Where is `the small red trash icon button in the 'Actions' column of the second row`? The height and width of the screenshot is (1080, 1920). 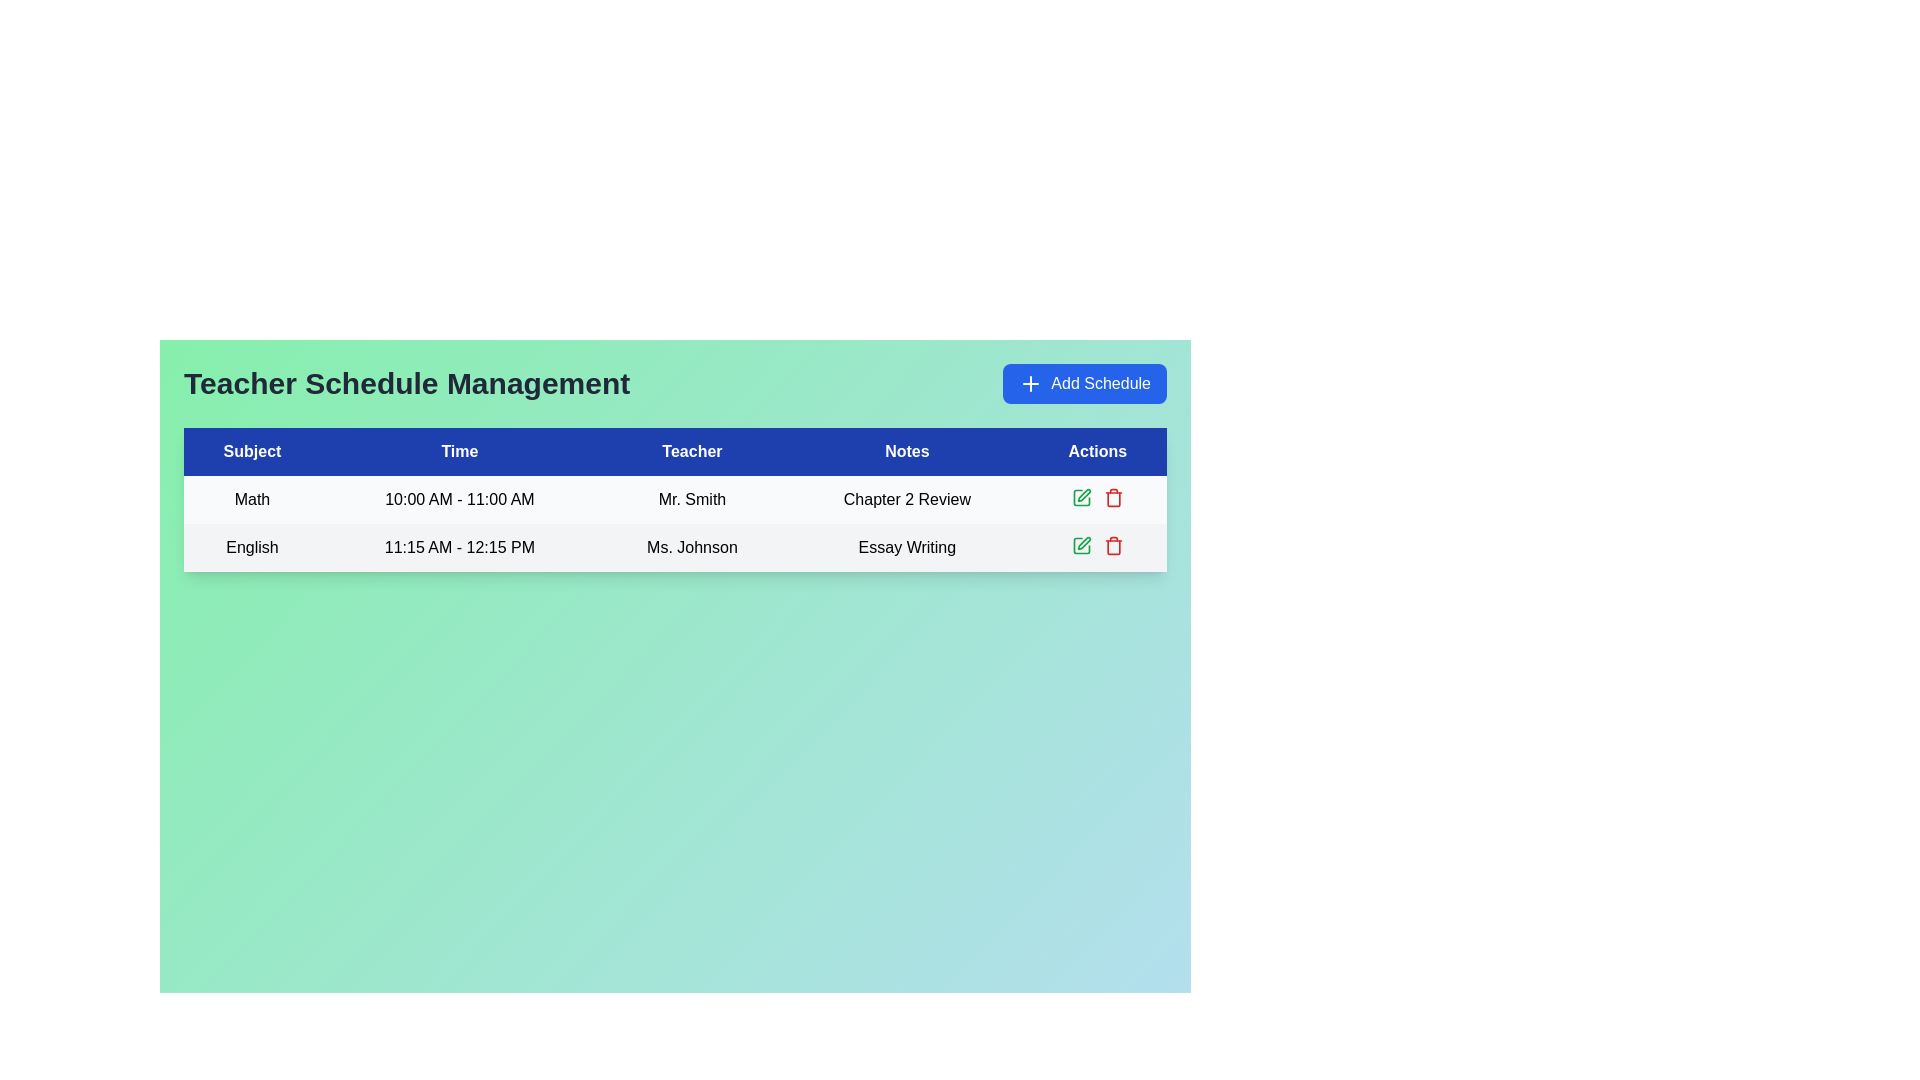
the small red trash icon button in the 'Actions' column of the second row is located at coordinates (1112, 496).